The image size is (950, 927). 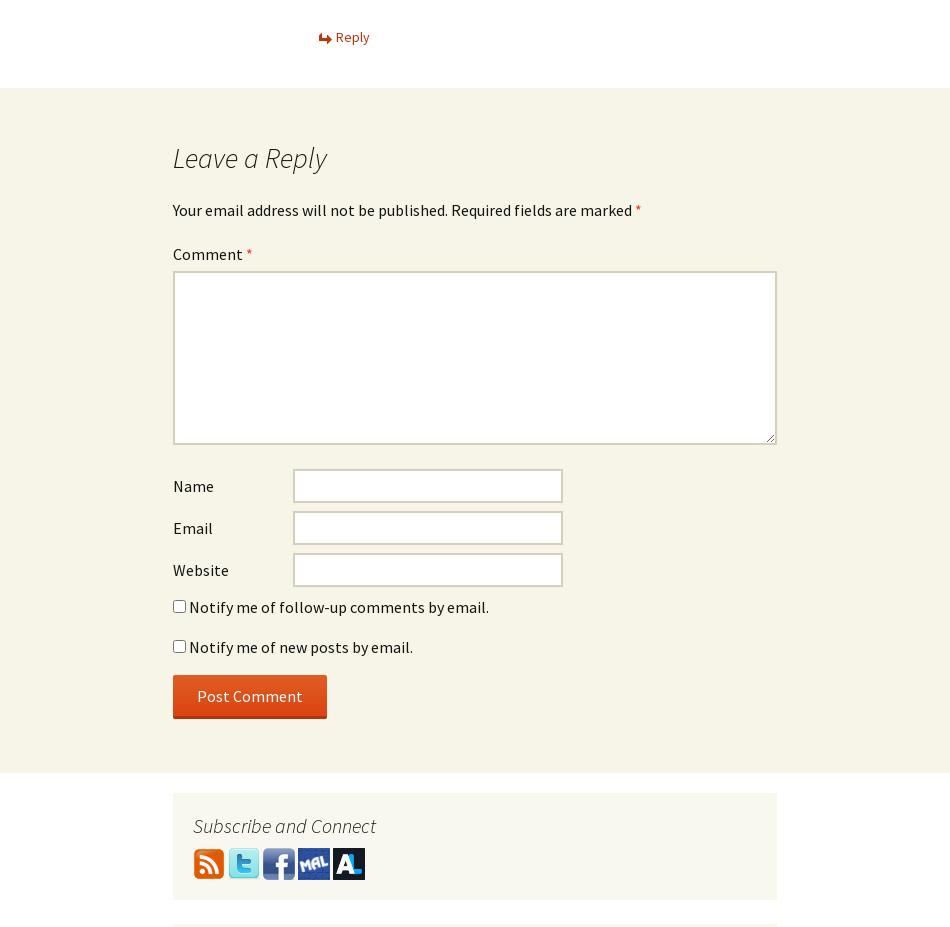 I want to click on 'Comment', so click(x=172, y=253).